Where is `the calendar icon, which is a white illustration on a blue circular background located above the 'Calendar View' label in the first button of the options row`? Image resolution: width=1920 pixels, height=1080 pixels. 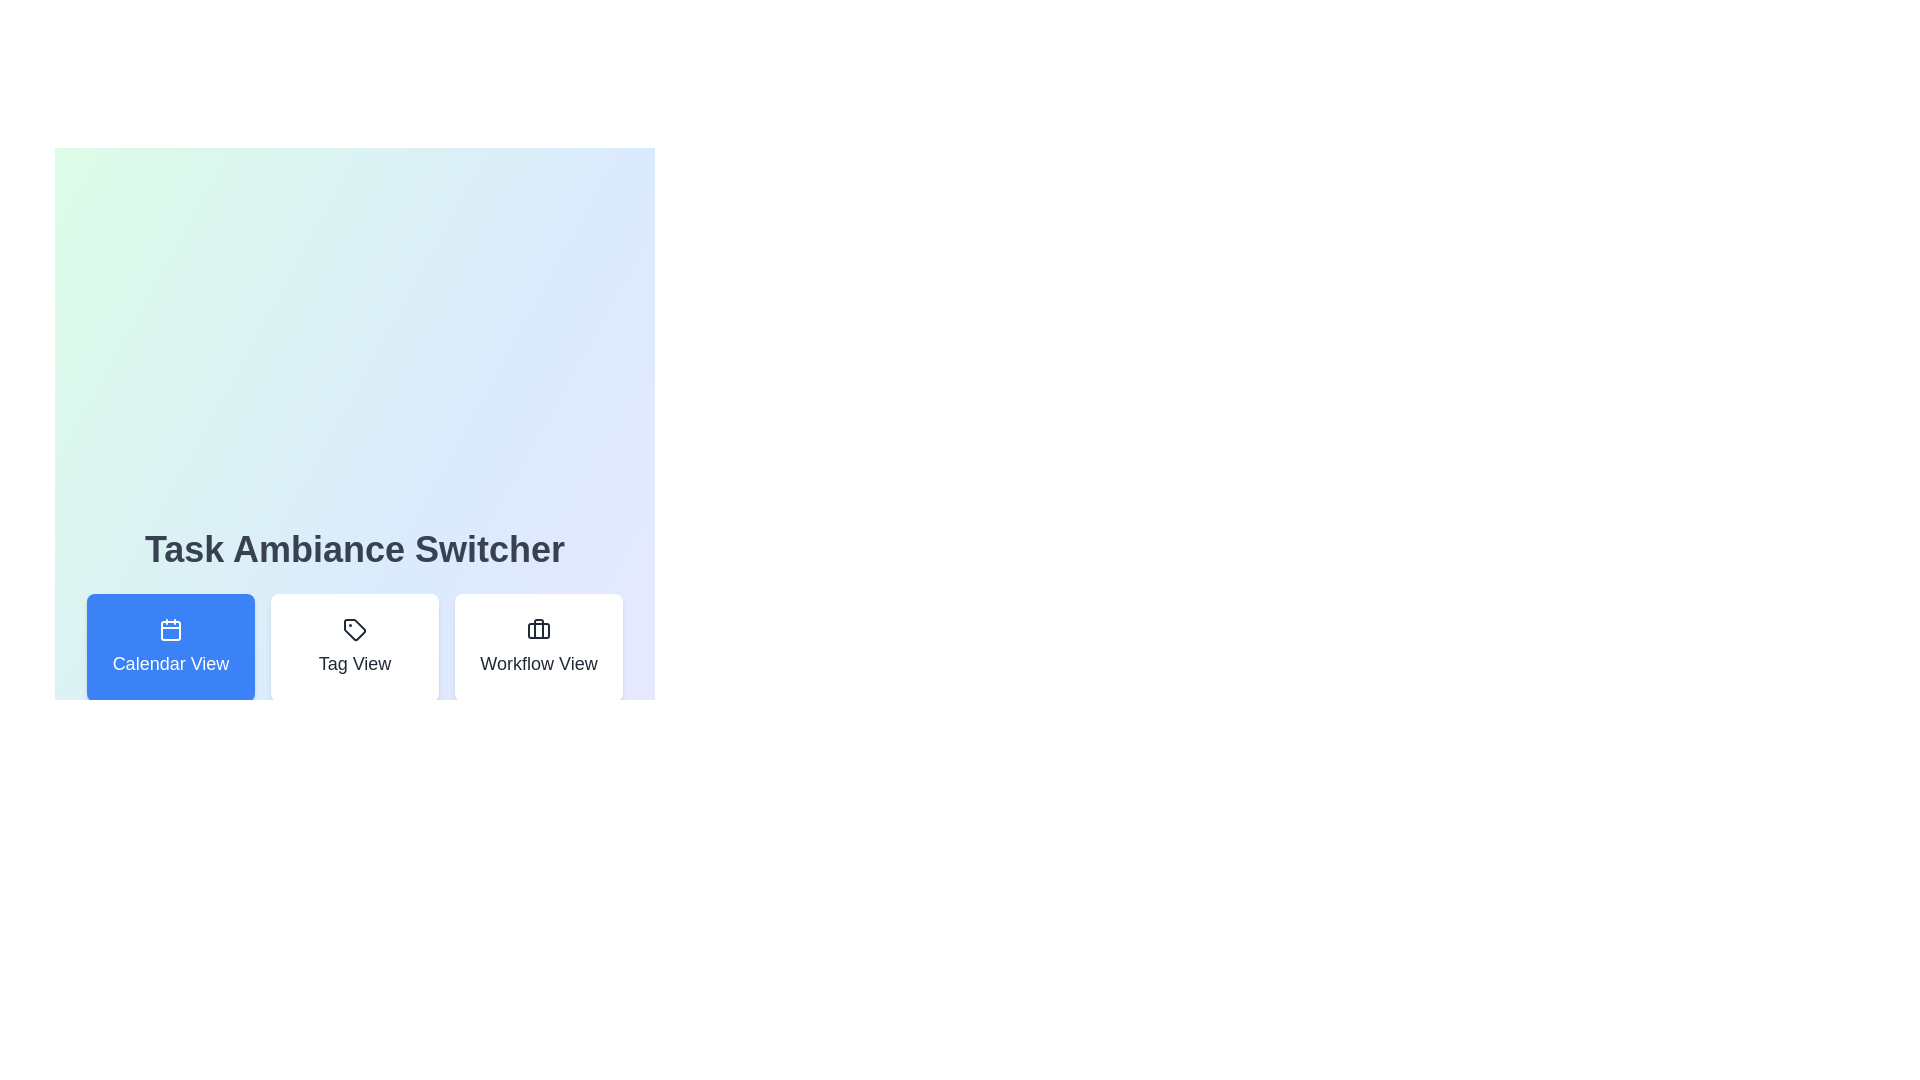
the calendar icon, which is a white illustration on a blue circular background located above the 'Calendar View' label in the first button of the options row is located at coordinates (171, 628).